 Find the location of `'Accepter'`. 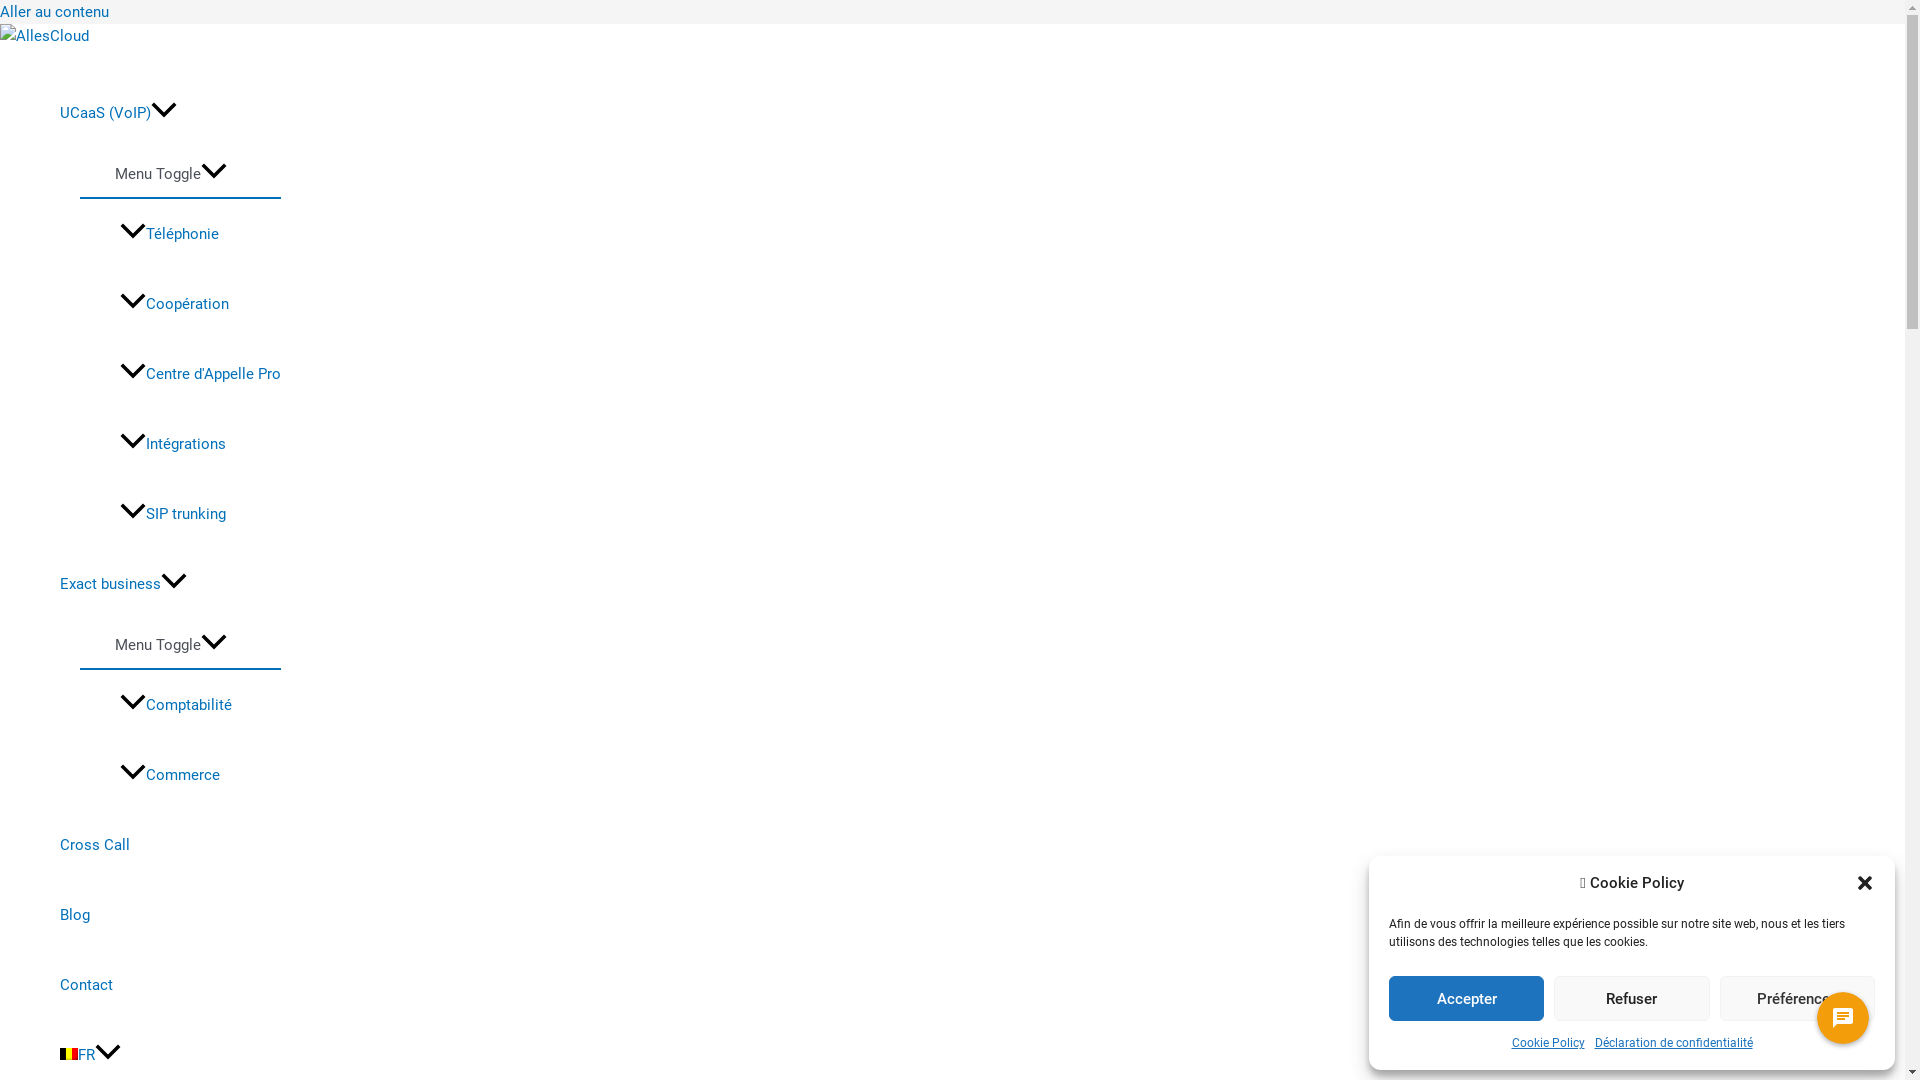

'Accepter' is located at coordinates (1387, 998).